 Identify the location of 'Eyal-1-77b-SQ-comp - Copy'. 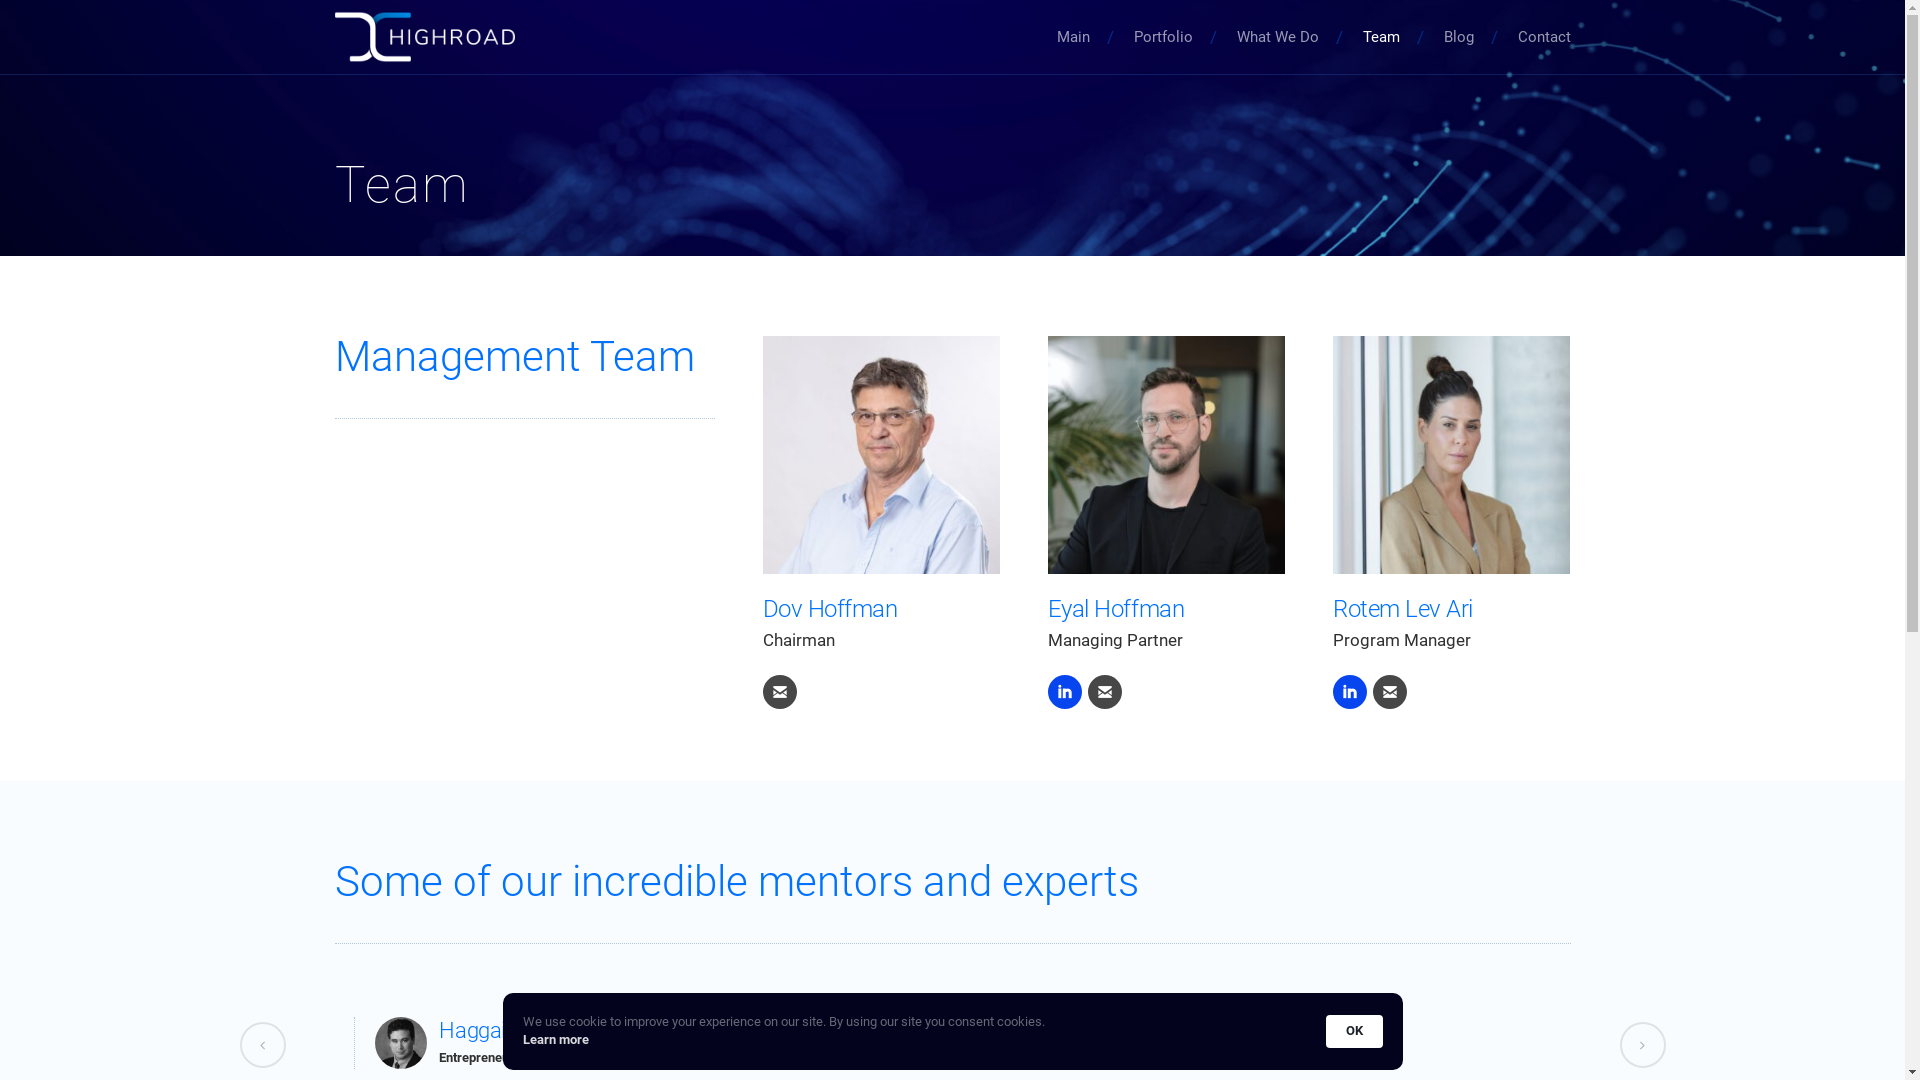
(1166, 454).